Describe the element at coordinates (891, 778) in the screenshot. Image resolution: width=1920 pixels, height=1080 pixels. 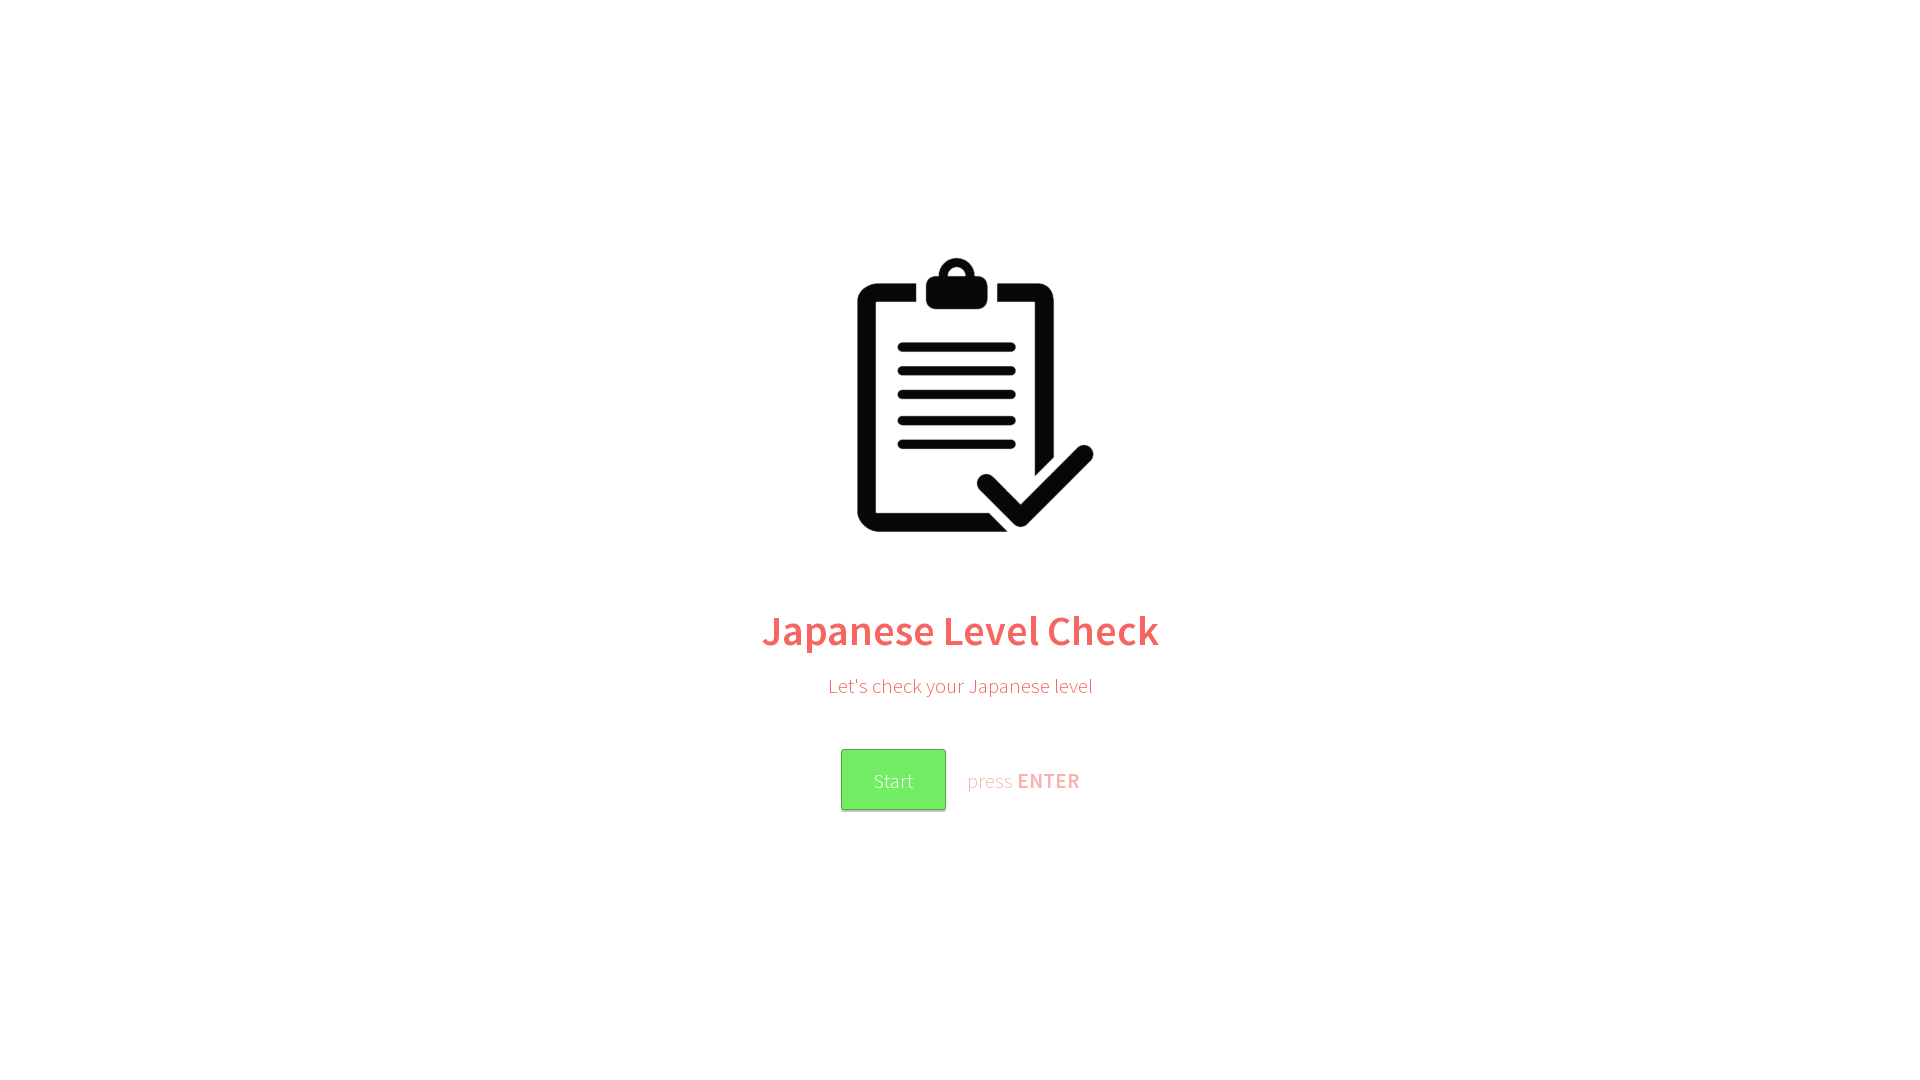
I see `'Start'` at that location.